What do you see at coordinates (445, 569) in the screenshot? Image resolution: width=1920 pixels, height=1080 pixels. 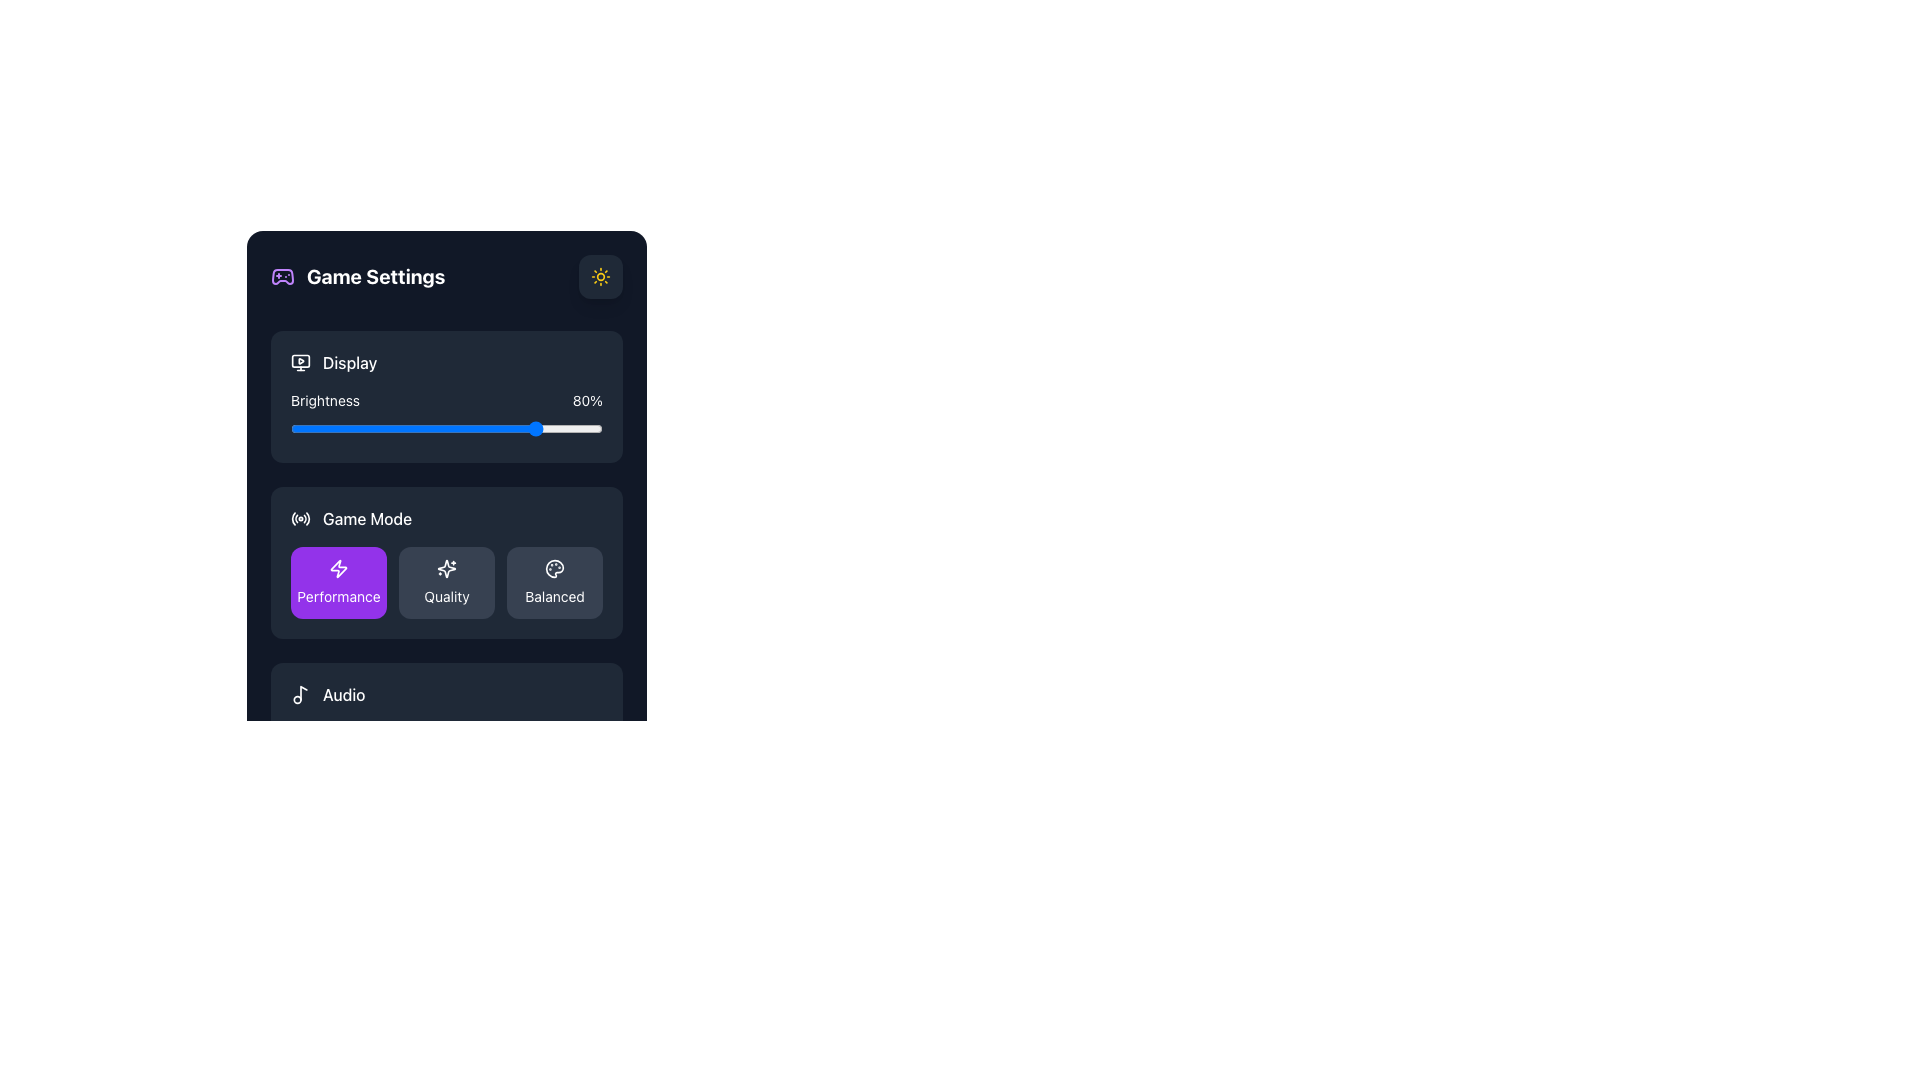 I see `the 'Quality' icon in the 'Game Mode' section, which symbolizes excellence and is positioned above the 'Quality' text` at bounding box center [445, 569].